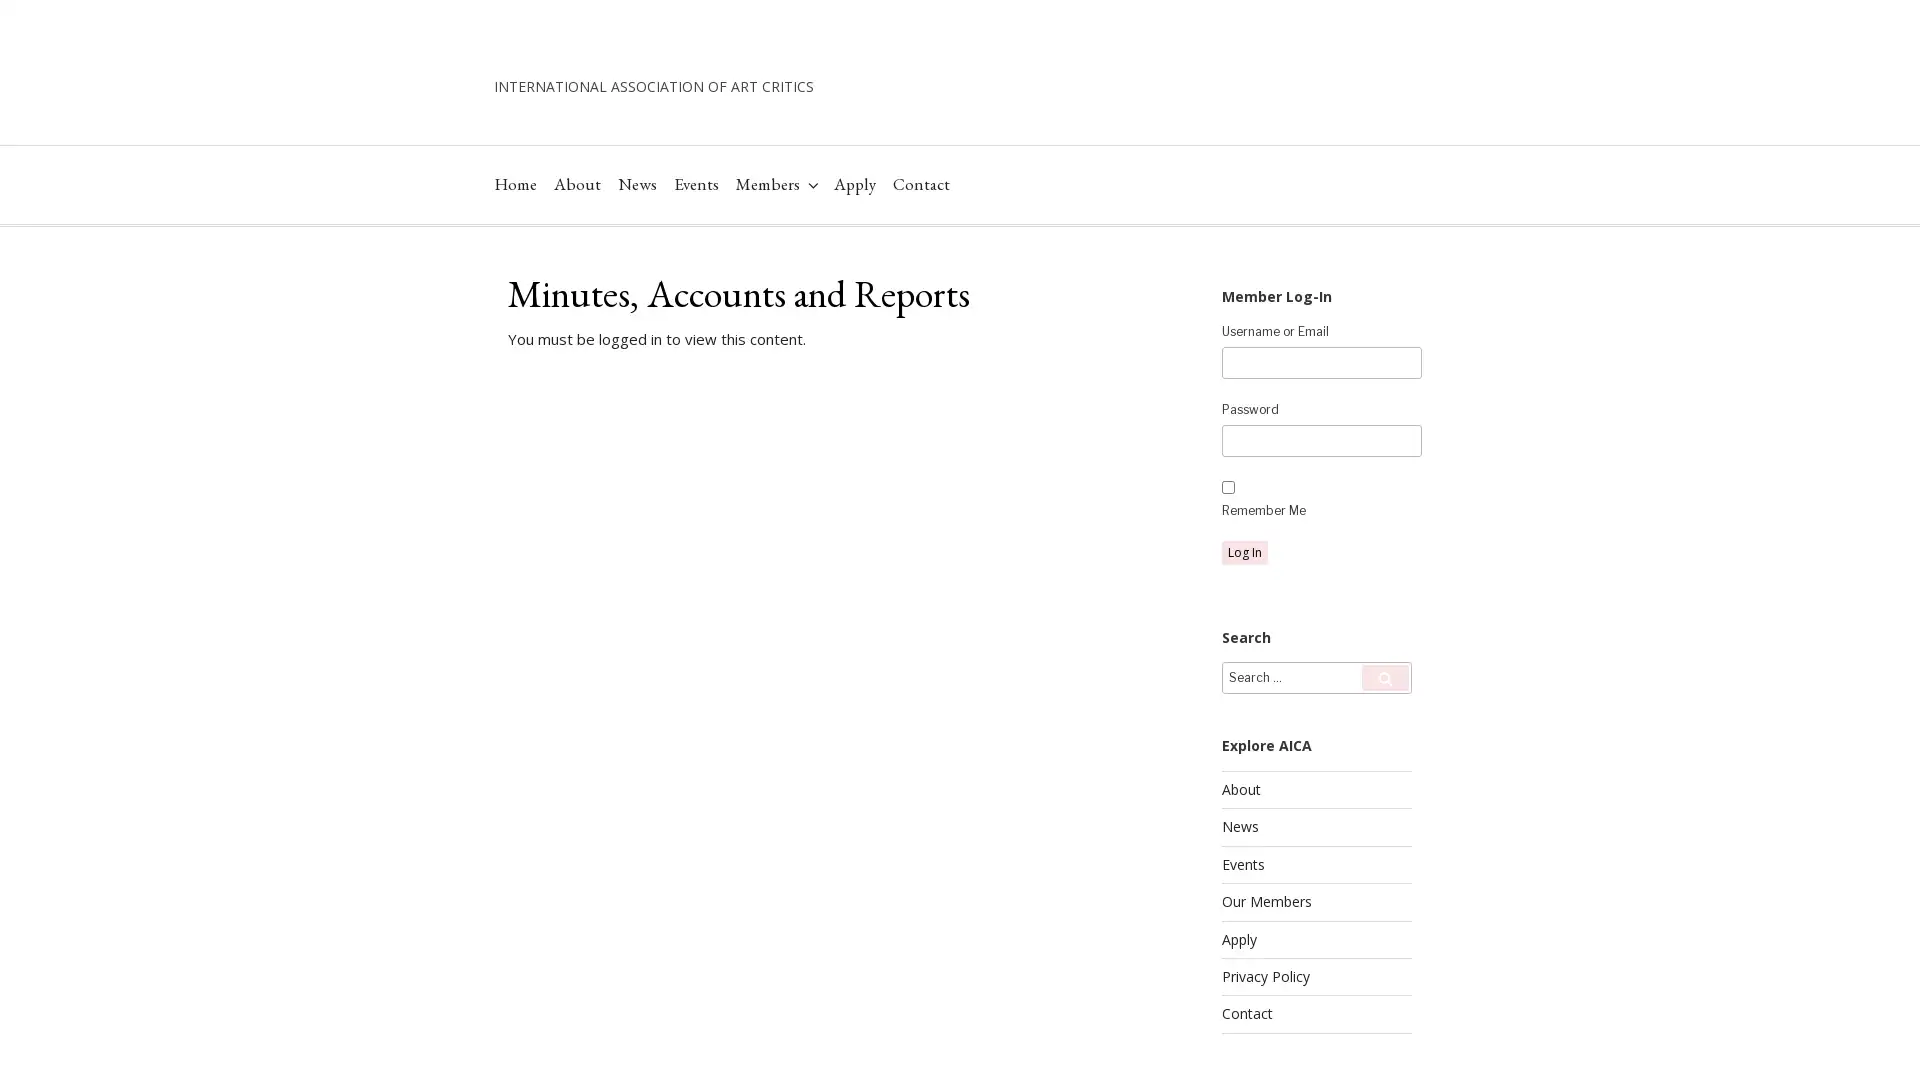 Image resolution: width=1920 pixels, height=1080 pixels. Describe the element at coordinates (1243, 613) in the screenshot. I see `Log In` at that location.